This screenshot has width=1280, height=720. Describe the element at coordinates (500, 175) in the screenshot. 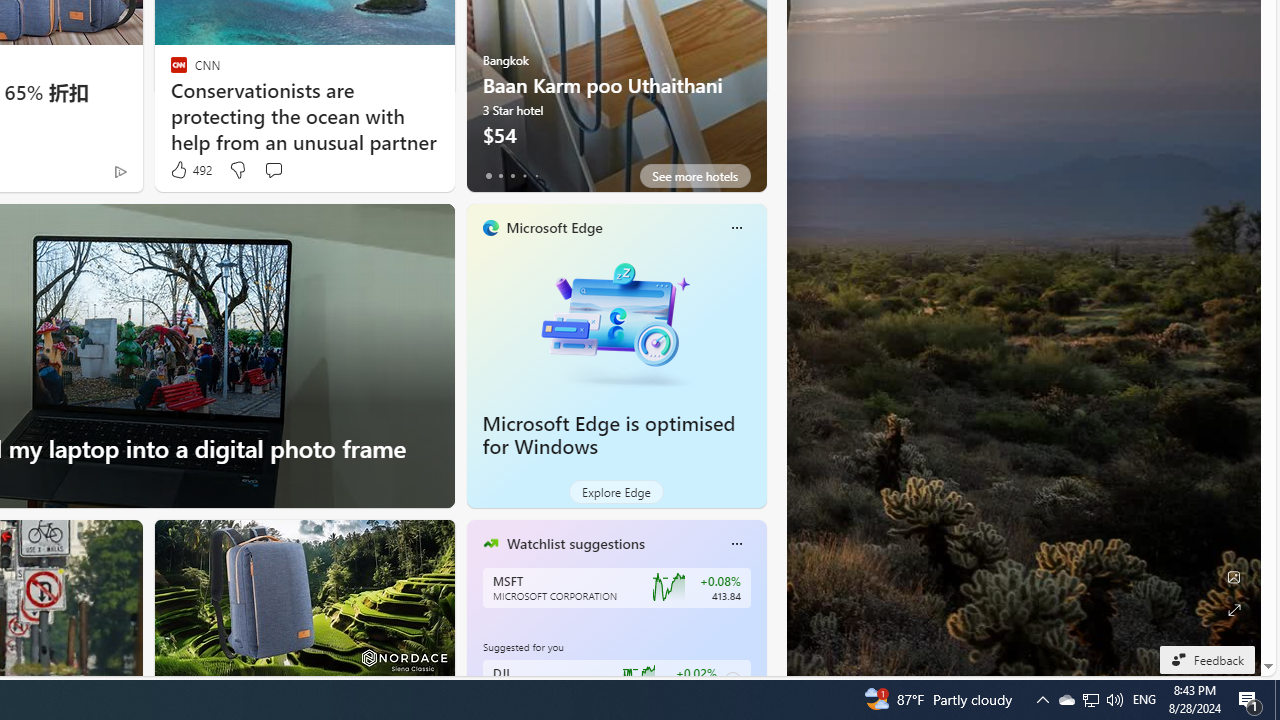

I see `'tab-1'` at that location.